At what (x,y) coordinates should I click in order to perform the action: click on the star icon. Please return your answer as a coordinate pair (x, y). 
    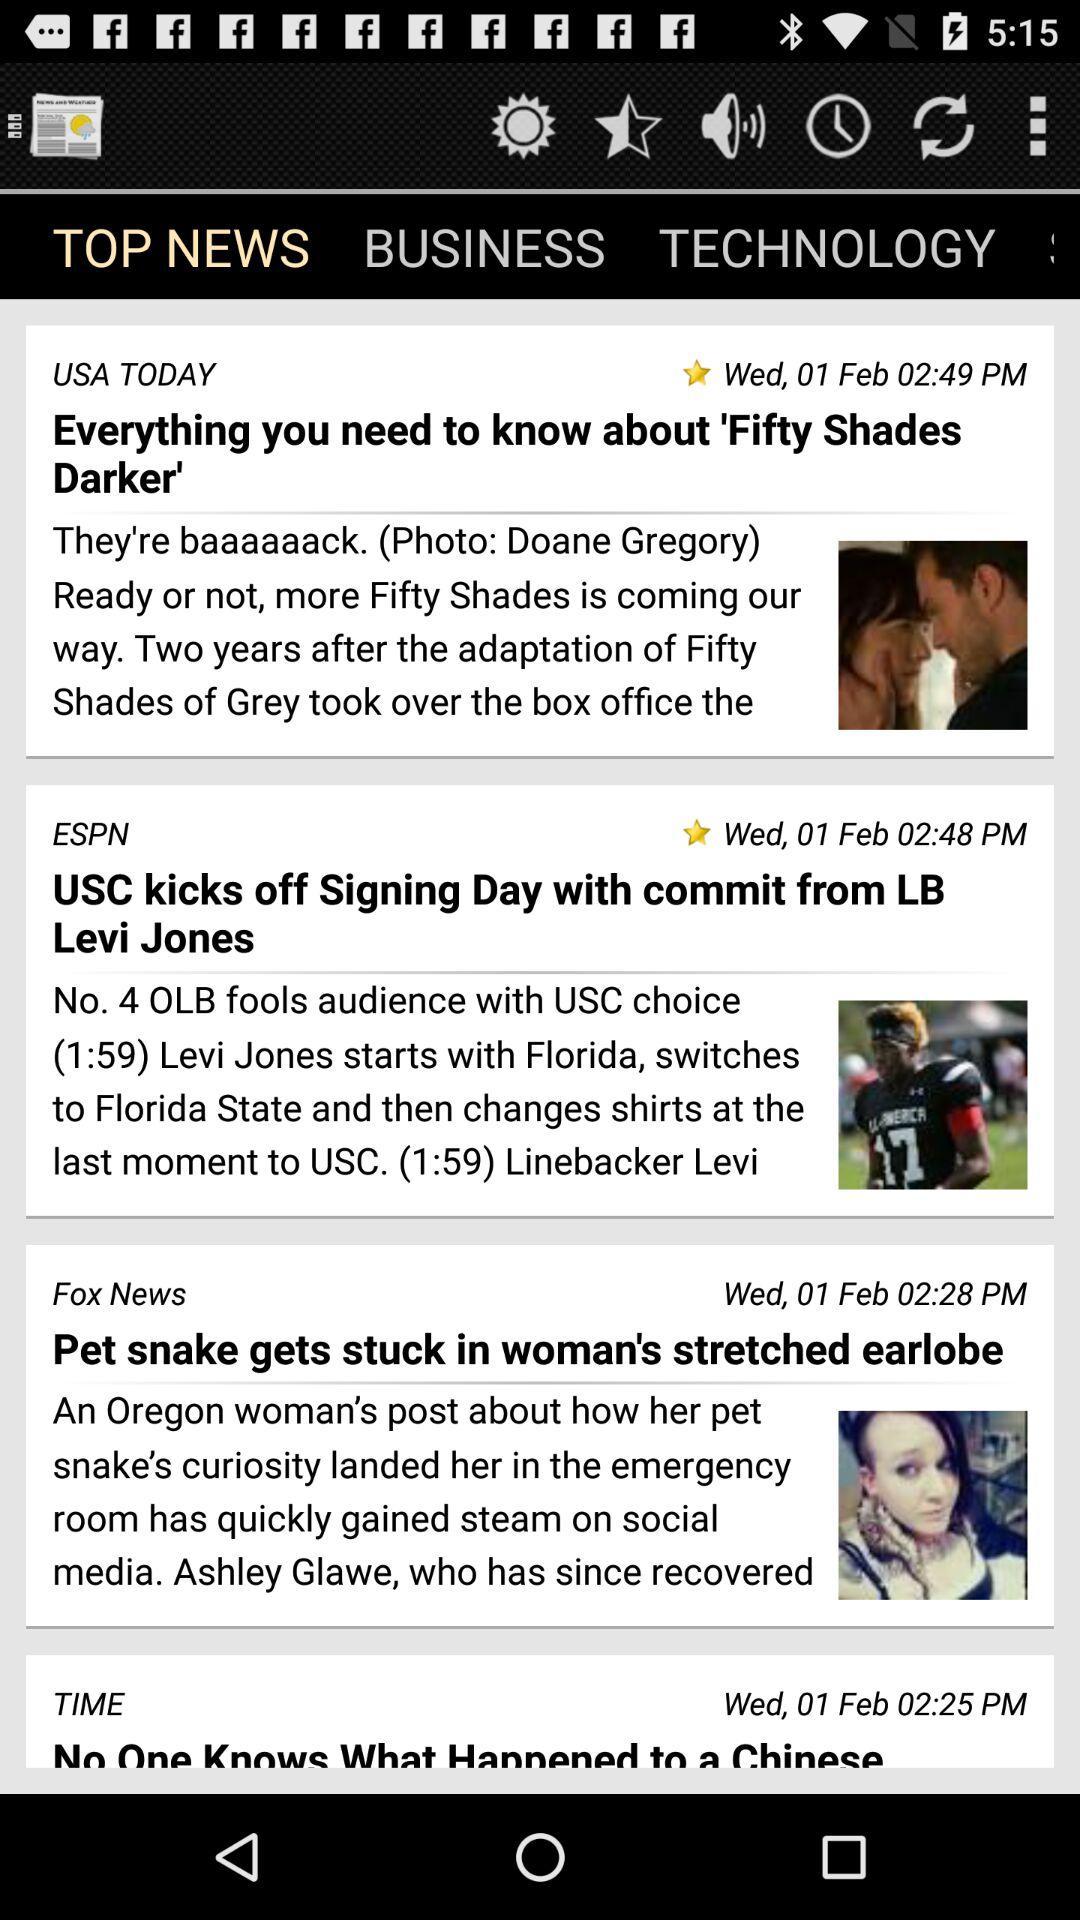
    Looking at the image, I should click on (627, 133).